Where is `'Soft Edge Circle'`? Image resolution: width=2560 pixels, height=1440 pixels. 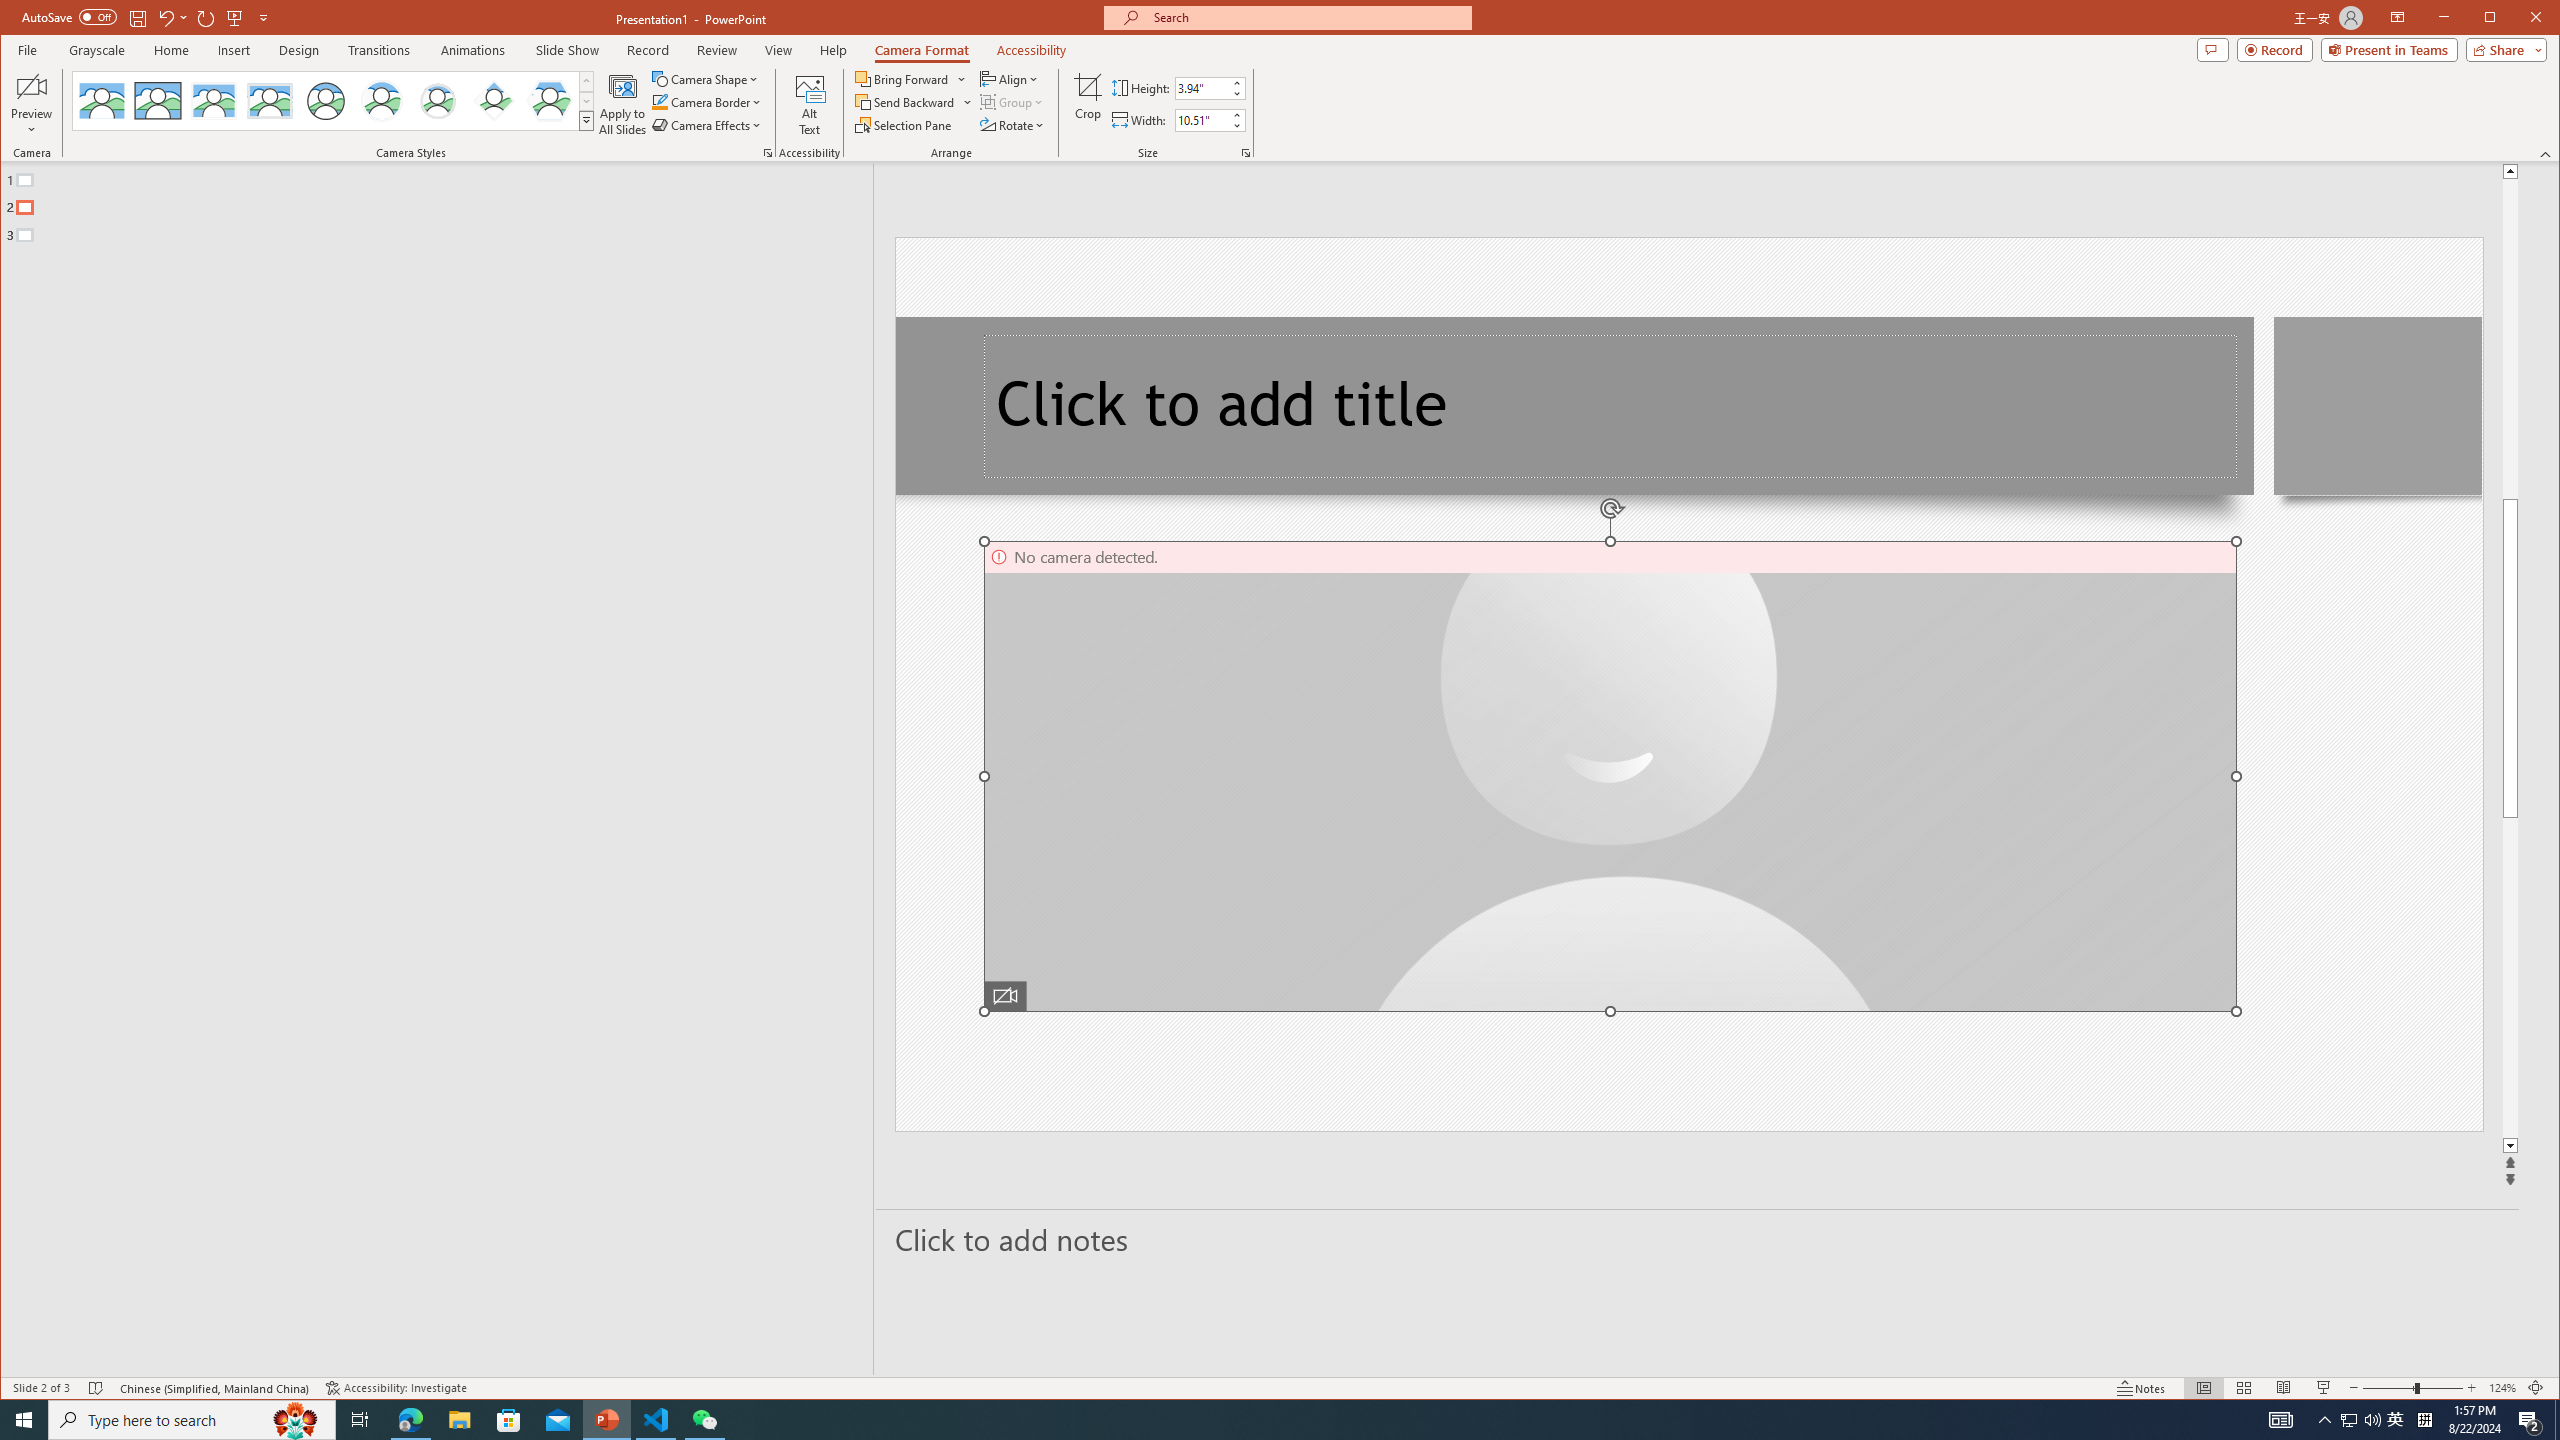 'Soft Edge Circle' is located at coordinates (436, 100).